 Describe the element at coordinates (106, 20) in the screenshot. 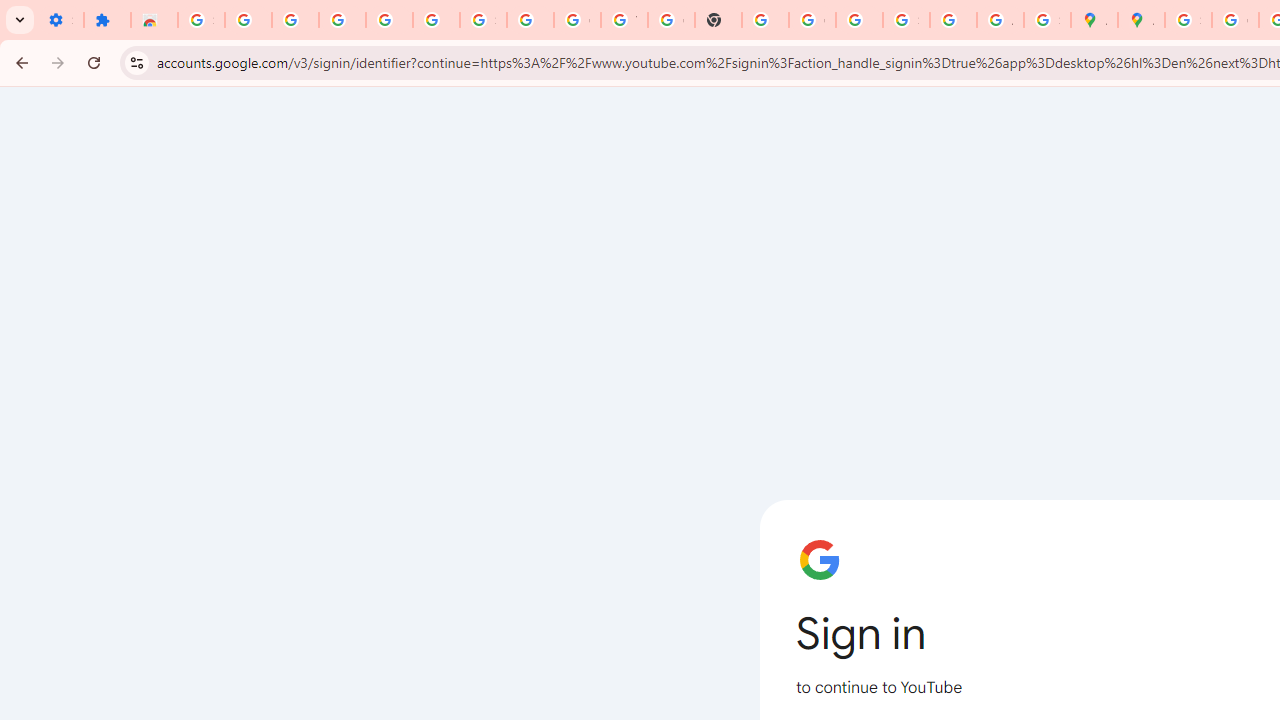

I see `'Extensions'` at that location.